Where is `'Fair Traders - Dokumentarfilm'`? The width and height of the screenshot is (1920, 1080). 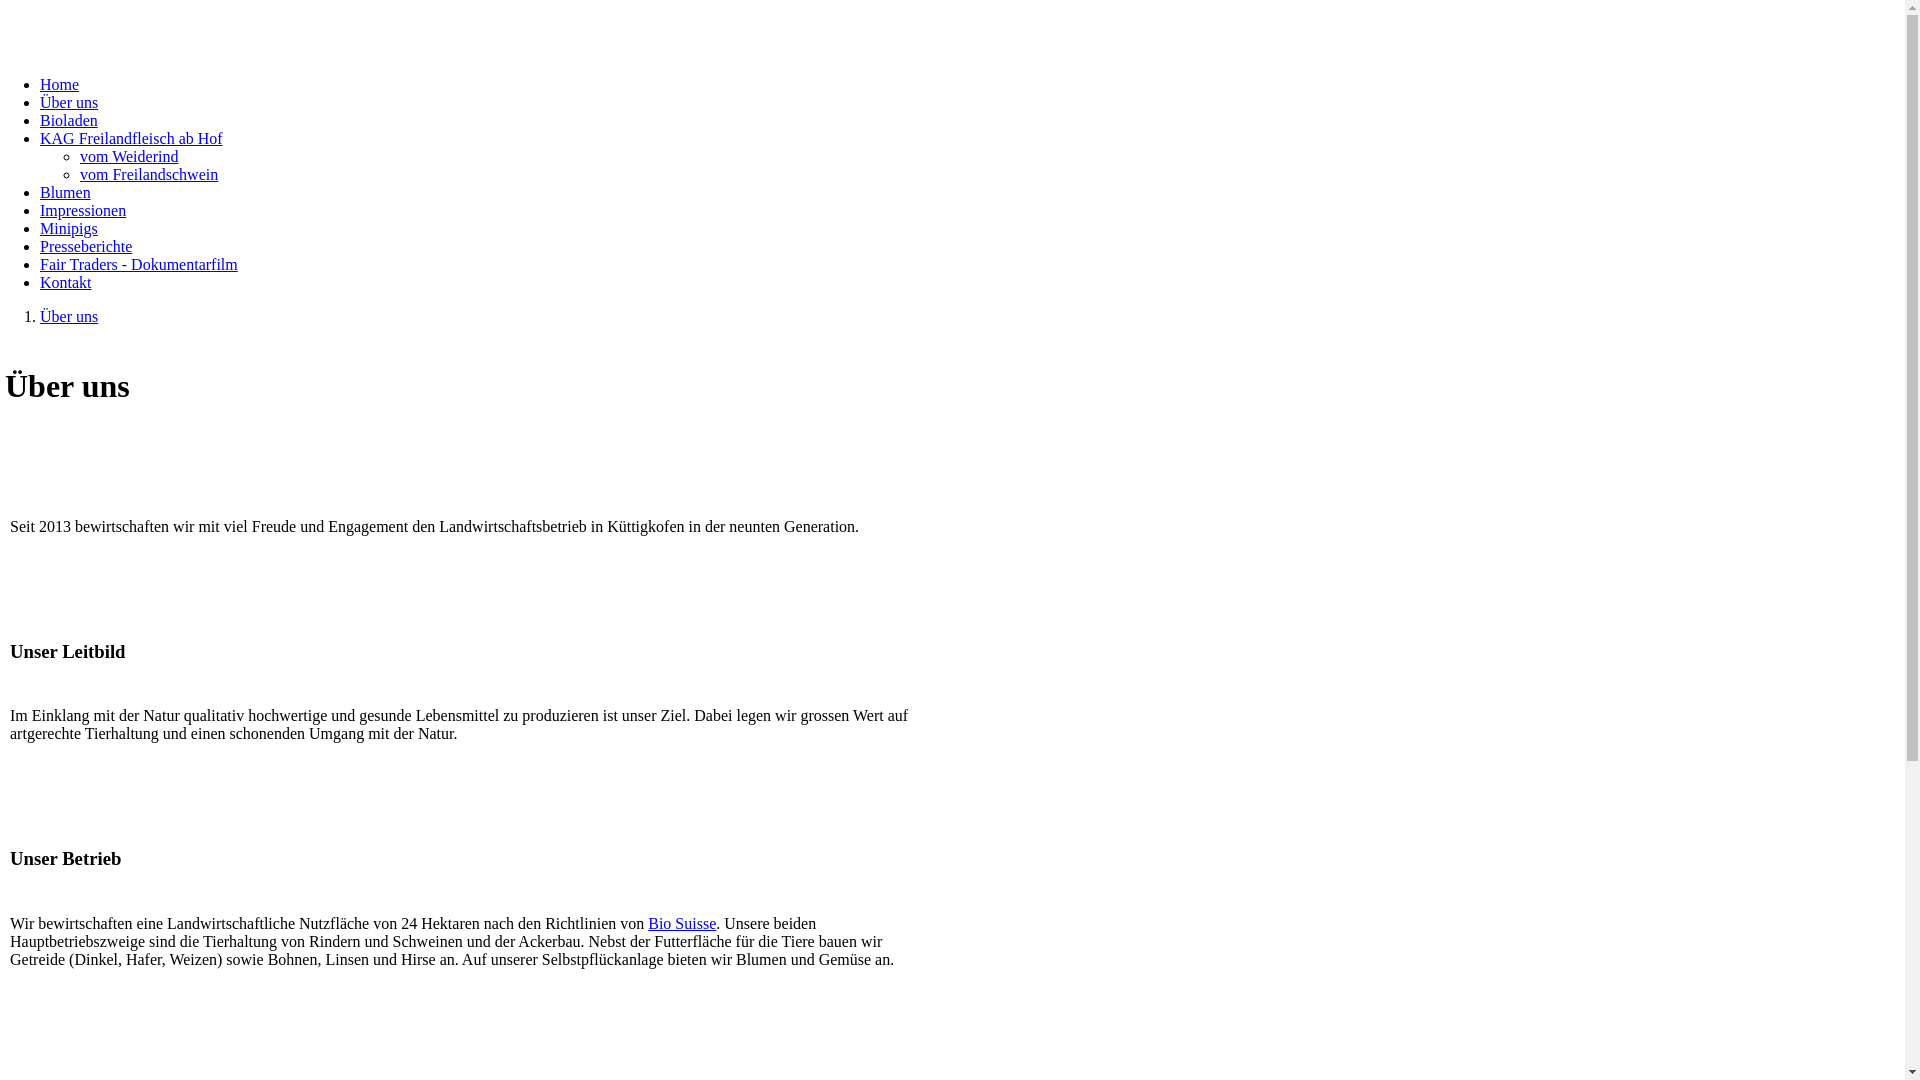 'Fair Traders - Dokumentarfilm' is located at coordinates (138, 263).